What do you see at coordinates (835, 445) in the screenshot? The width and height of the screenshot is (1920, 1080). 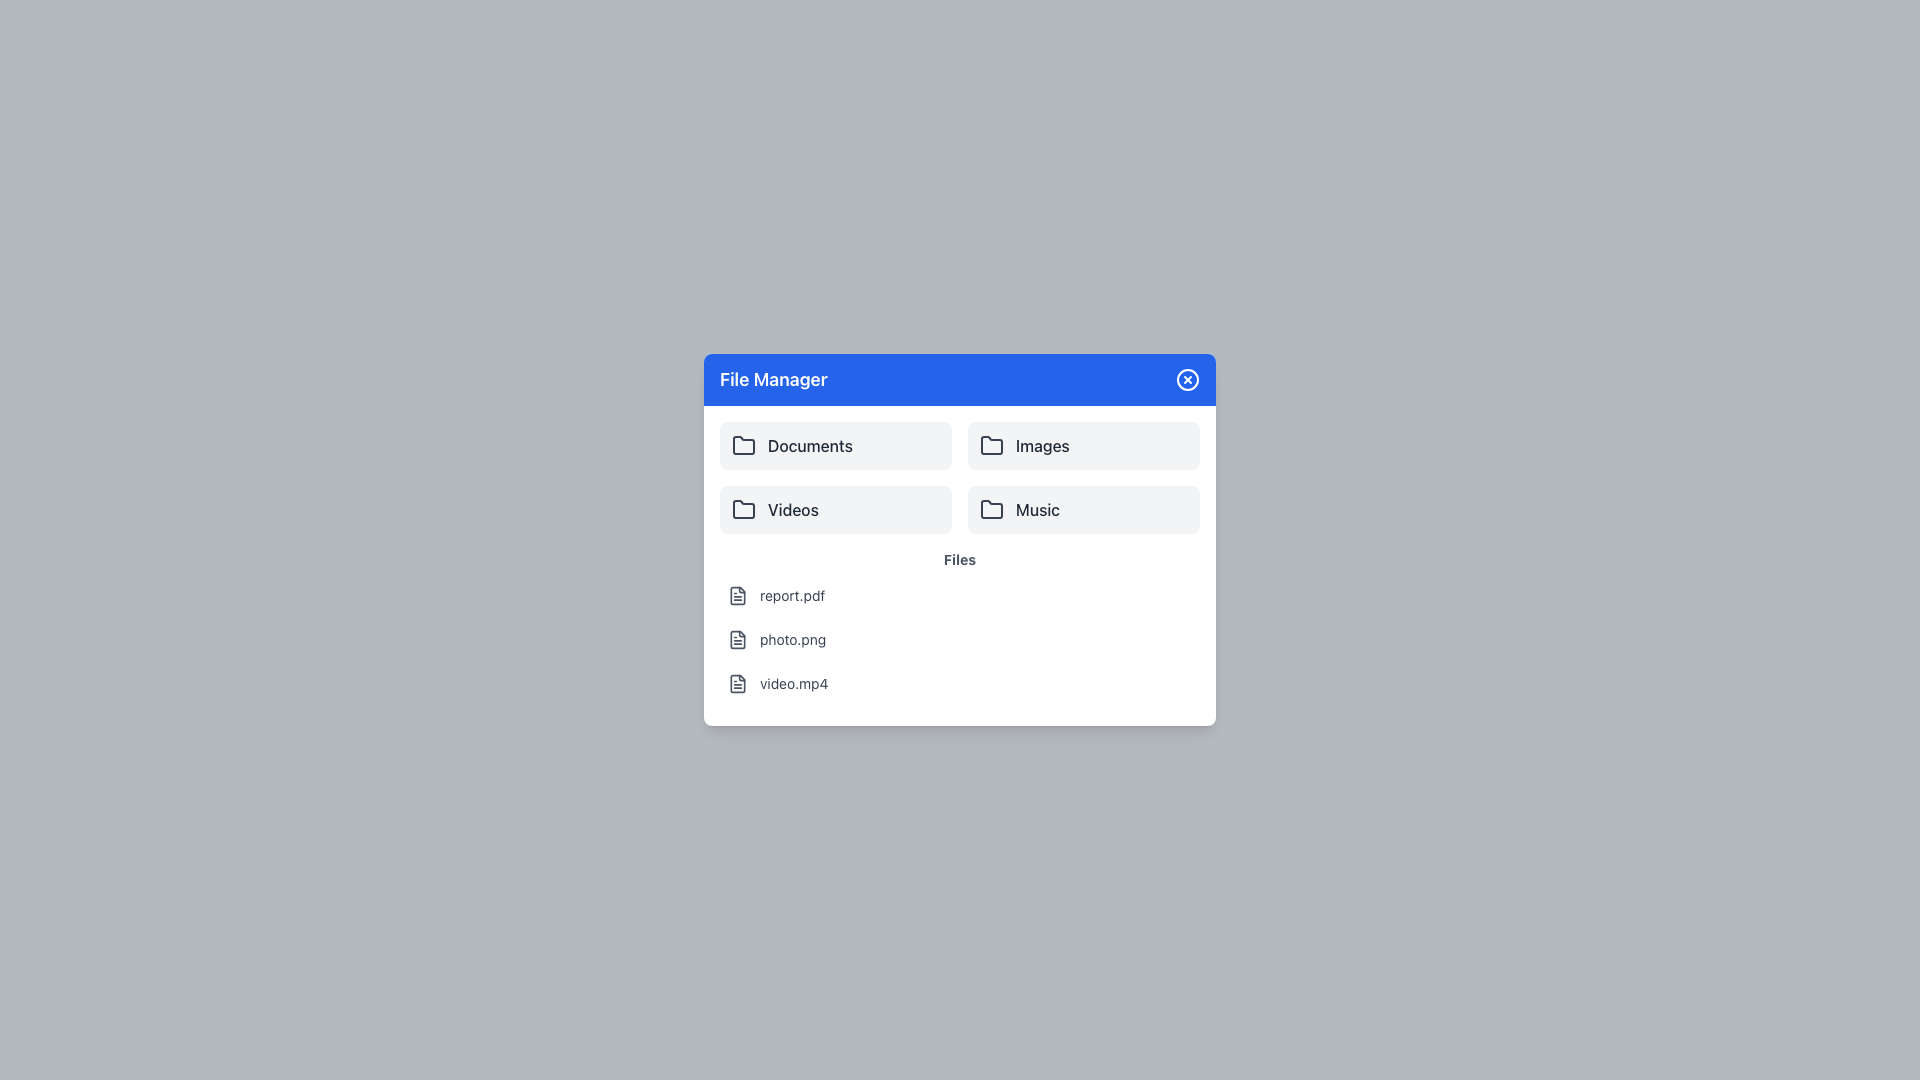 I see `the 'Documents' button located in the top left corner of the grid layout in the 'File Manager' interface` at bounding box center [835, 445].